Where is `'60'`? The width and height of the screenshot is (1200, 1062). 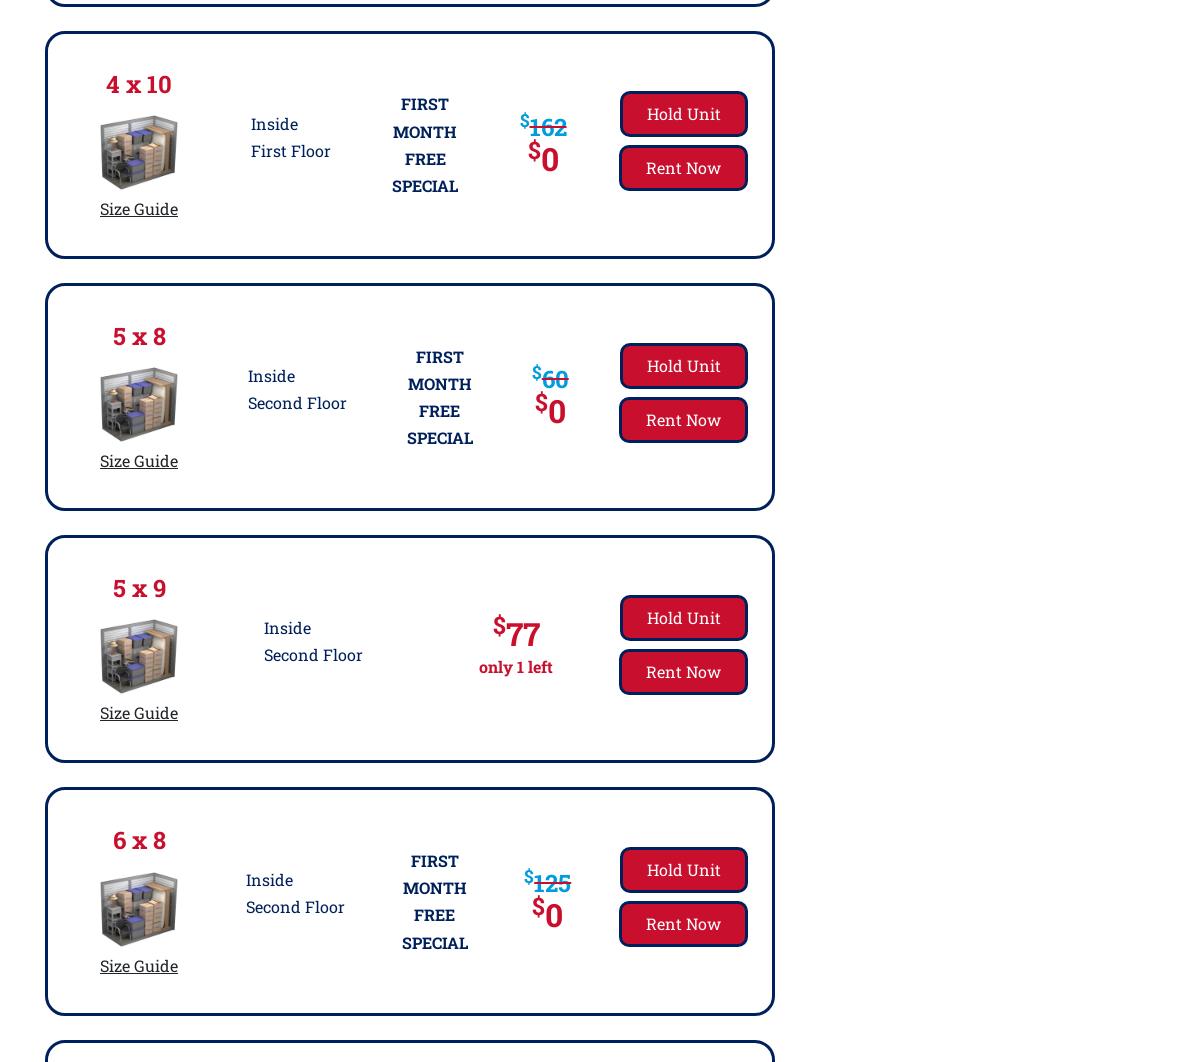 '60' is located at coordinates (539, 376).